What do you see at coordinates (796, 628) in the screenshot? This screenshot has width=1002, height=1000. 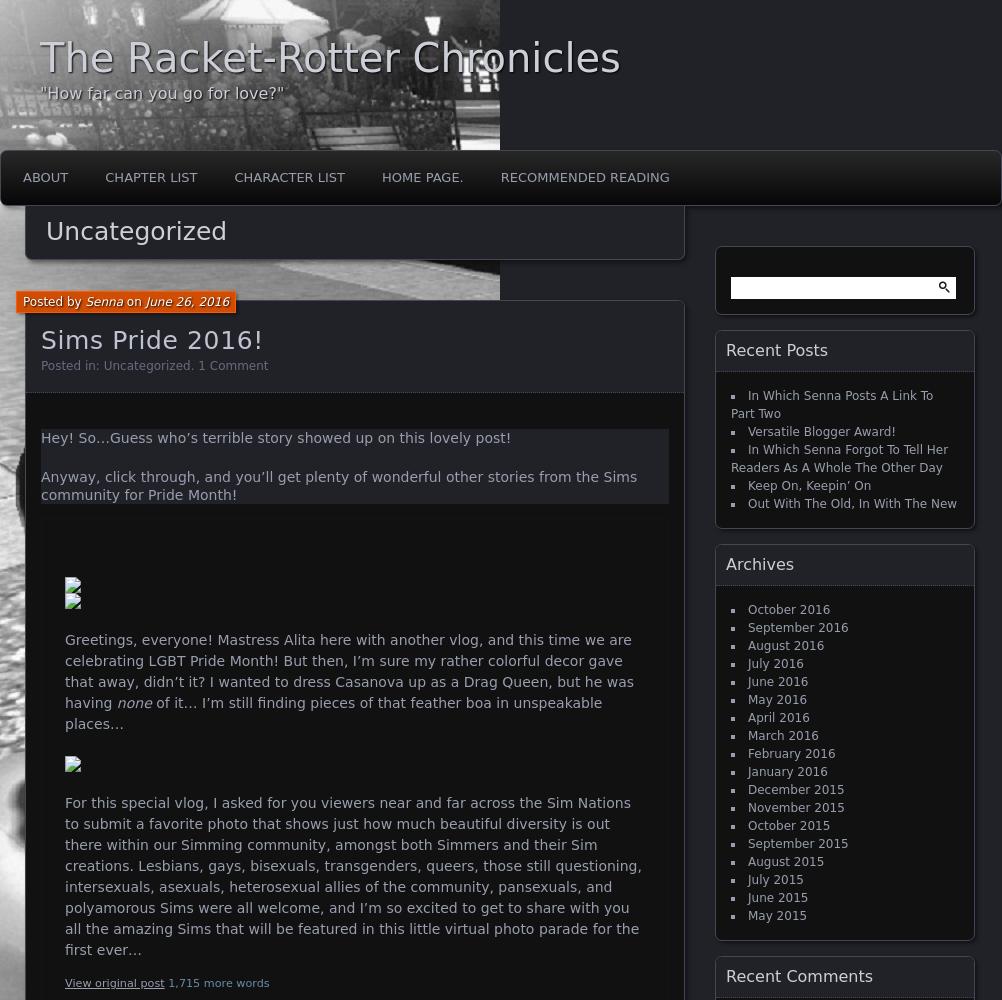 I see `'September 2016'` at bounding box center [796, 628].